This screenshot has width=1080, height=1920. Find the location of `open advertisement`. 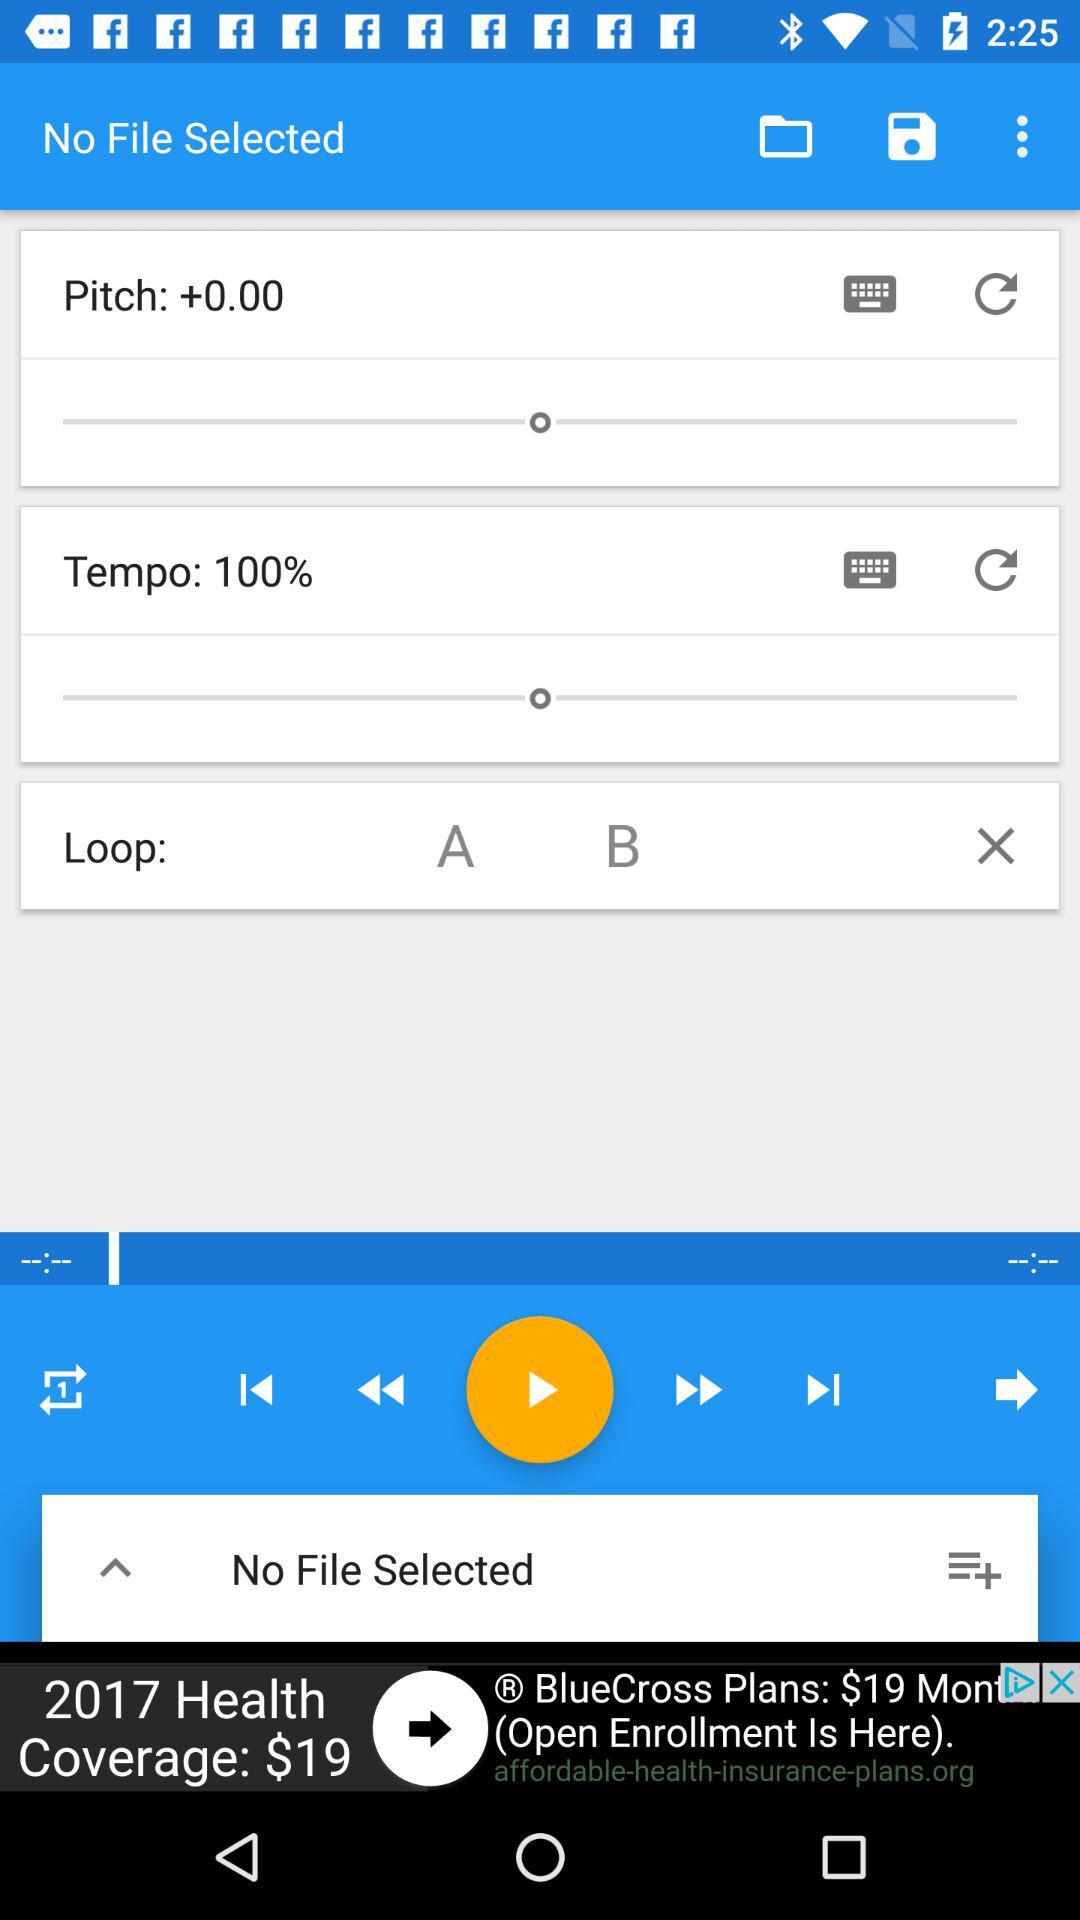

open advertisement is located at coordinates (540, 1727).